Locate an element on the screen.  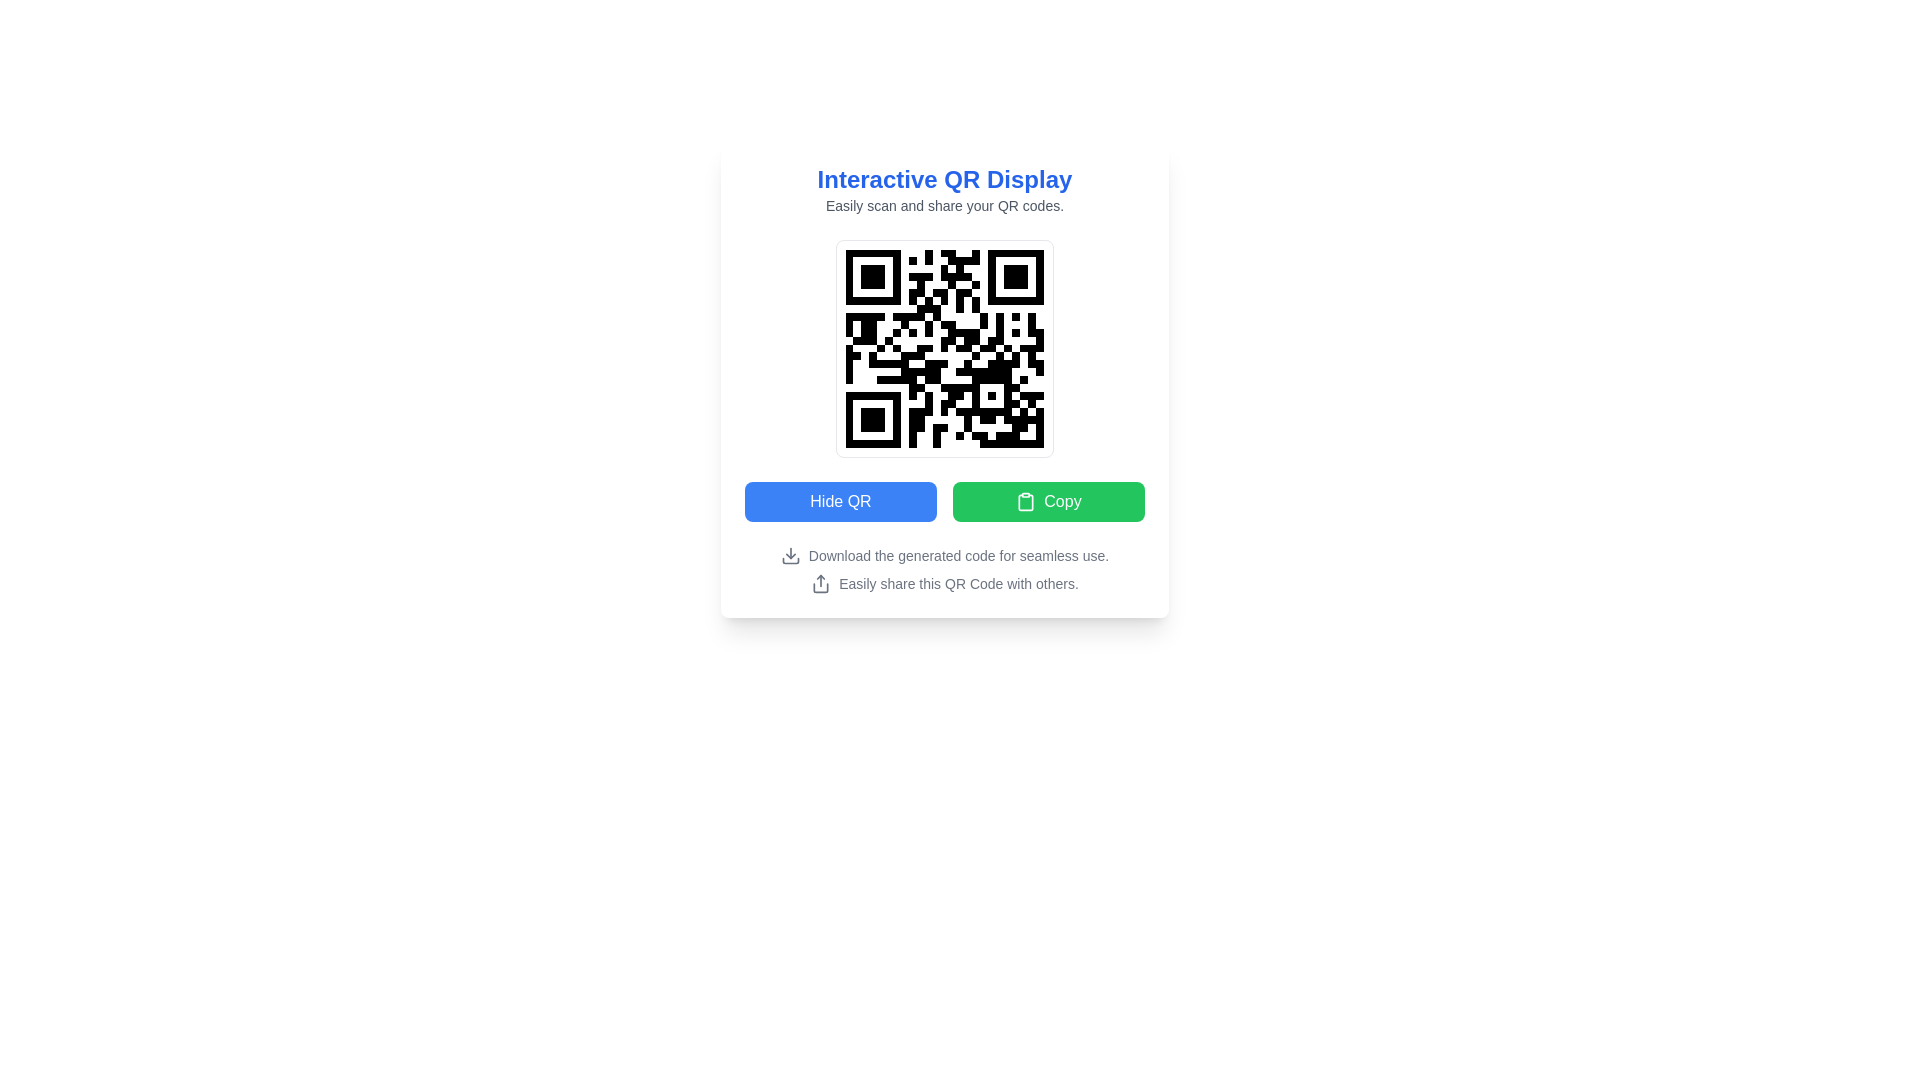
the informational text element that informs users about sharing the QR code, located centrally below the text 'Download the generated code for seamless use.' is located at coordinates (944, 583).